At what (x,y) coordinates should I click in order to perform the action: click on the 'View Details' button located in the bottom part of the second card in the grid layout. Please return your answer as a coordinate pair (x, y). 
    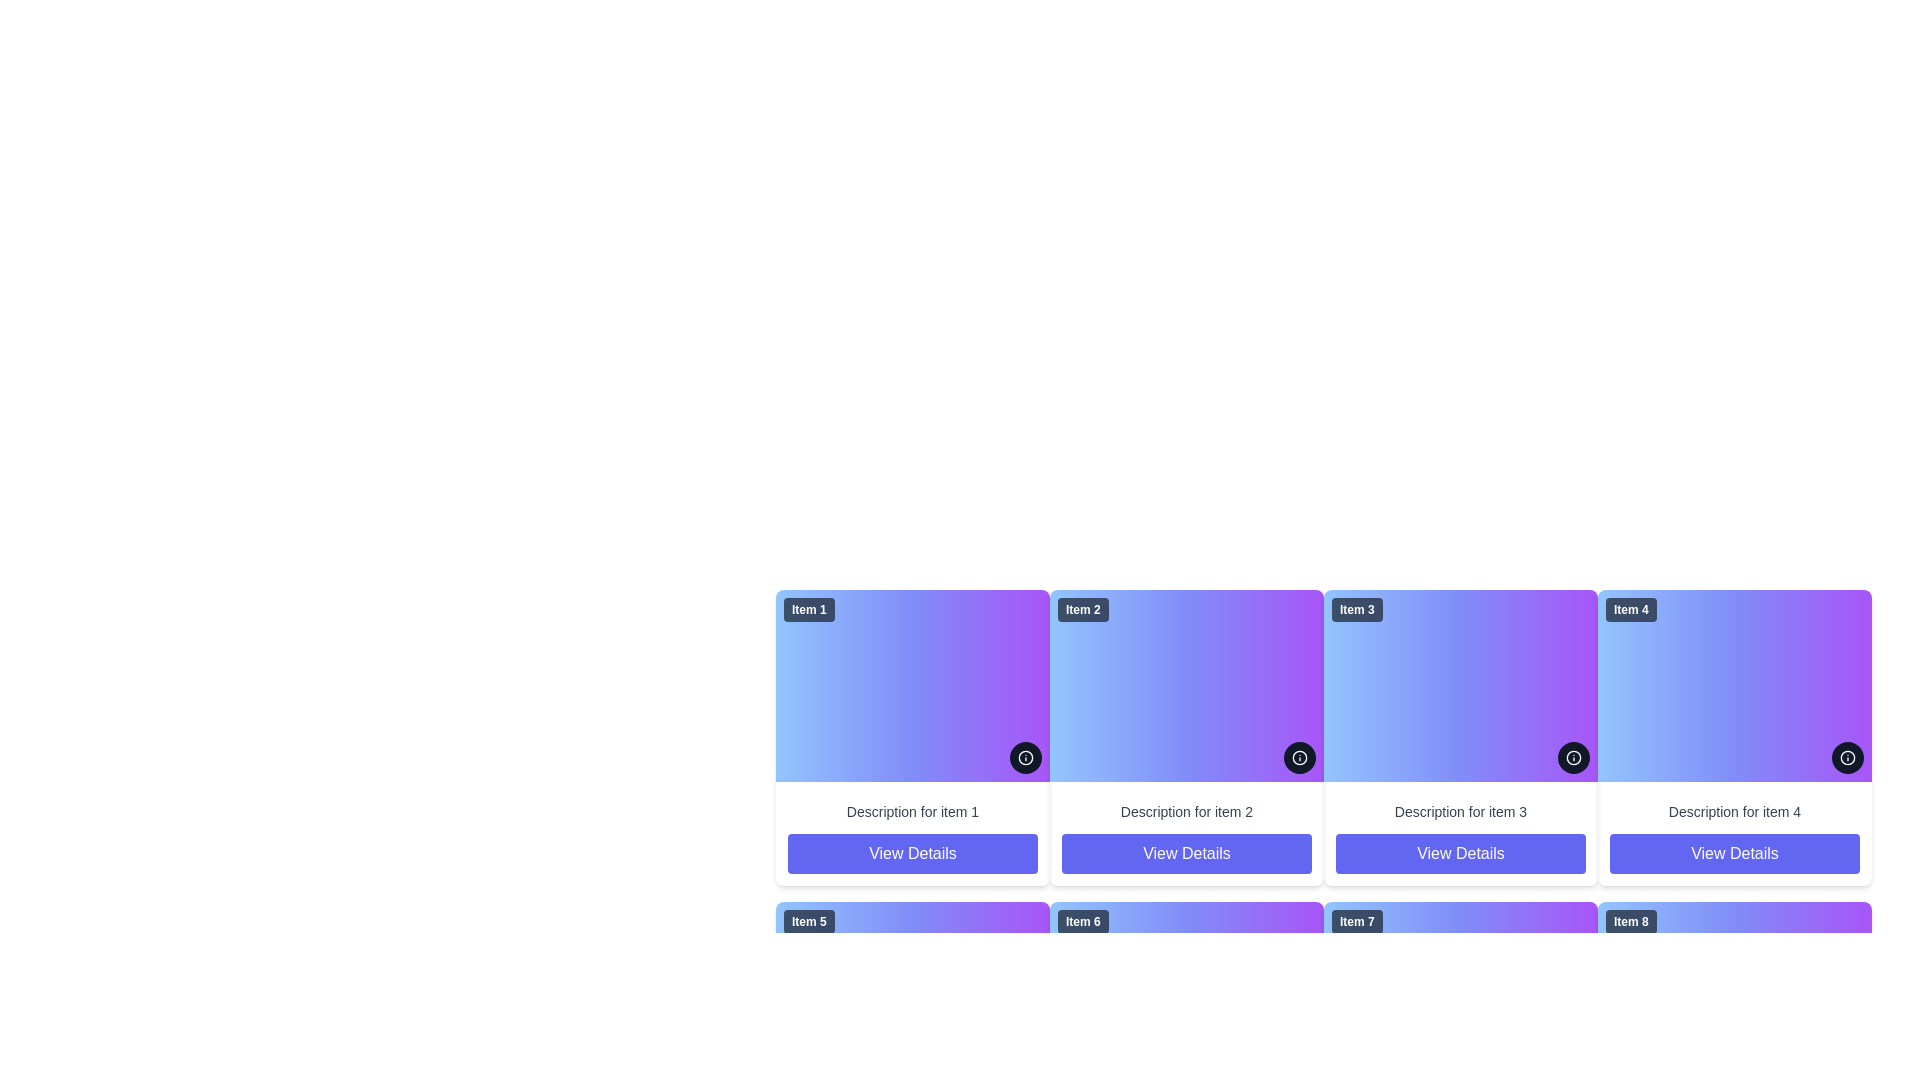
    Looking at the image, I should click on (1186, 833).